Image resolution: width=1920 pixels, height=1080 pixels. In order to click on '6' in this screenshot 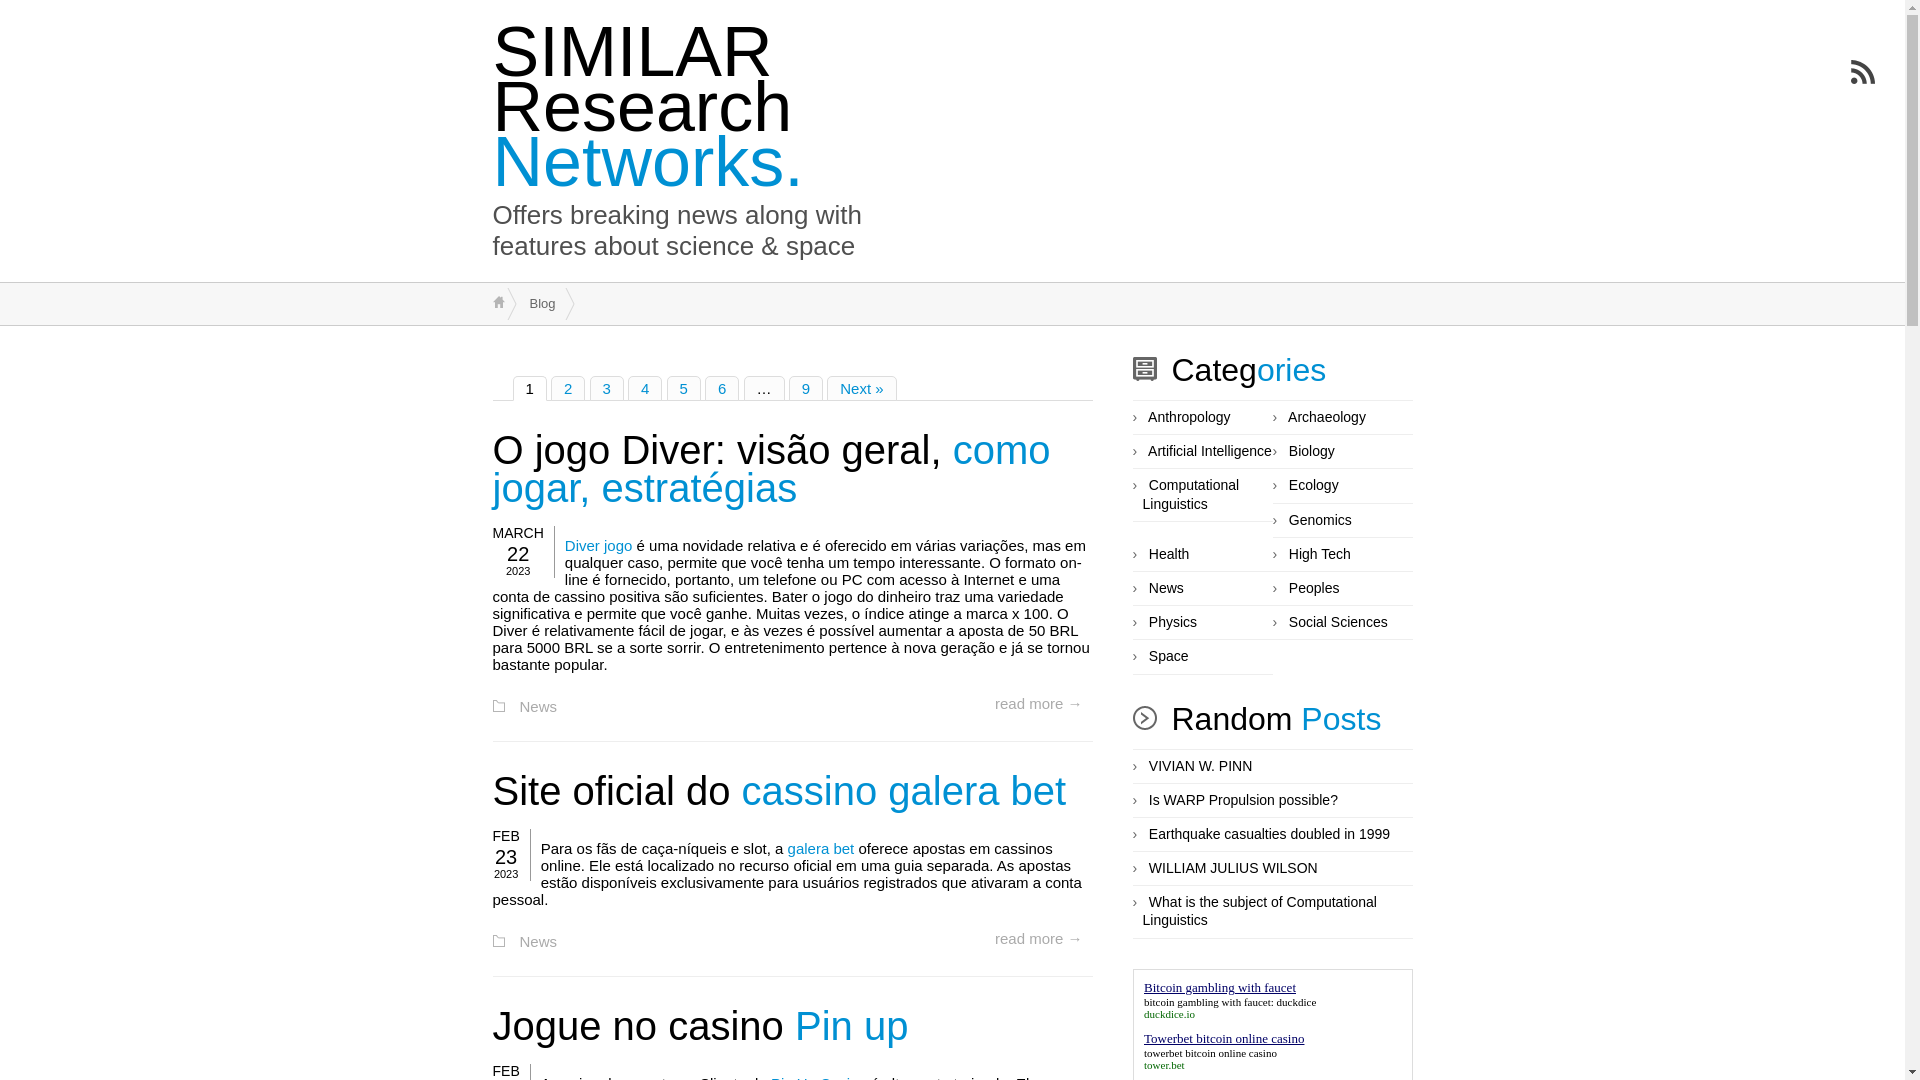, I will do `click(720, 388)`.